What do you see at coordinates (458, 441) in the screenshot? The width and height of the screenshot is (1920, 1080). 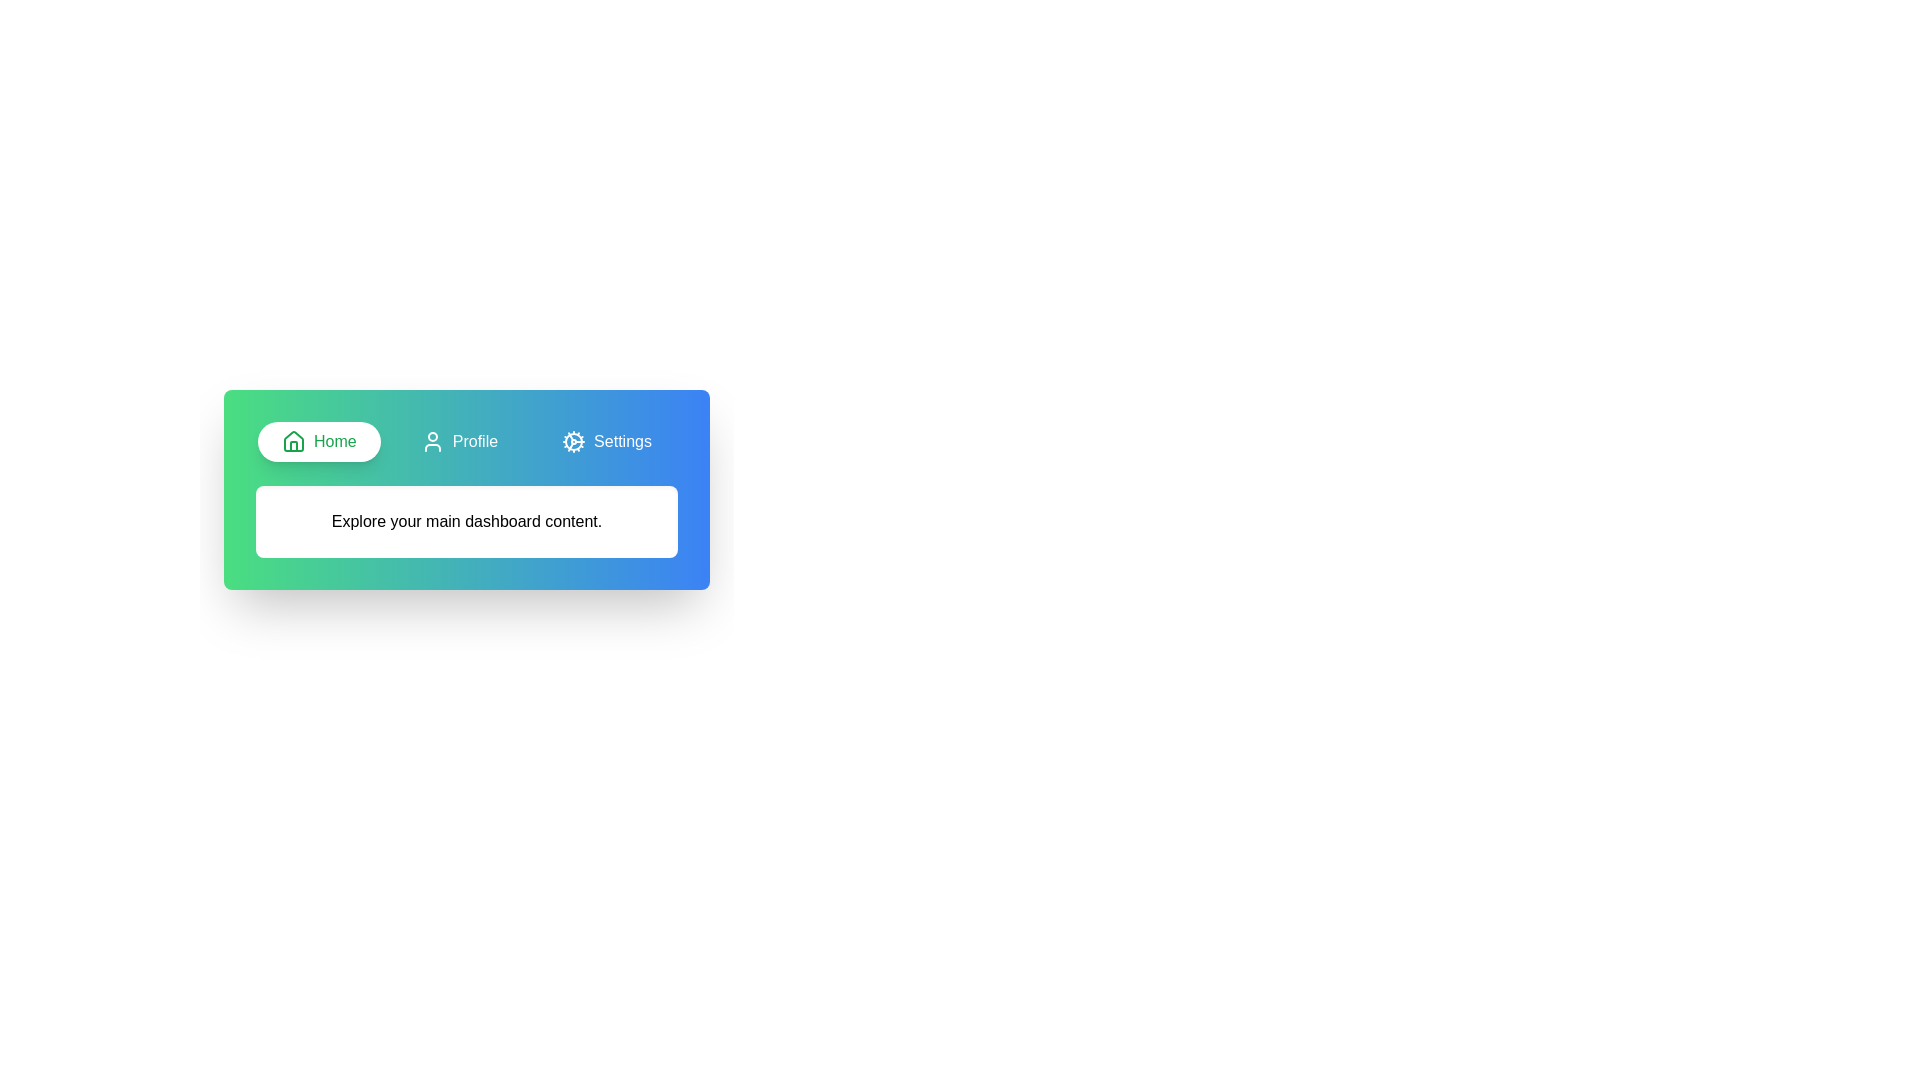 I see `the tab labeled Profile` at bounding box center [458, 441].